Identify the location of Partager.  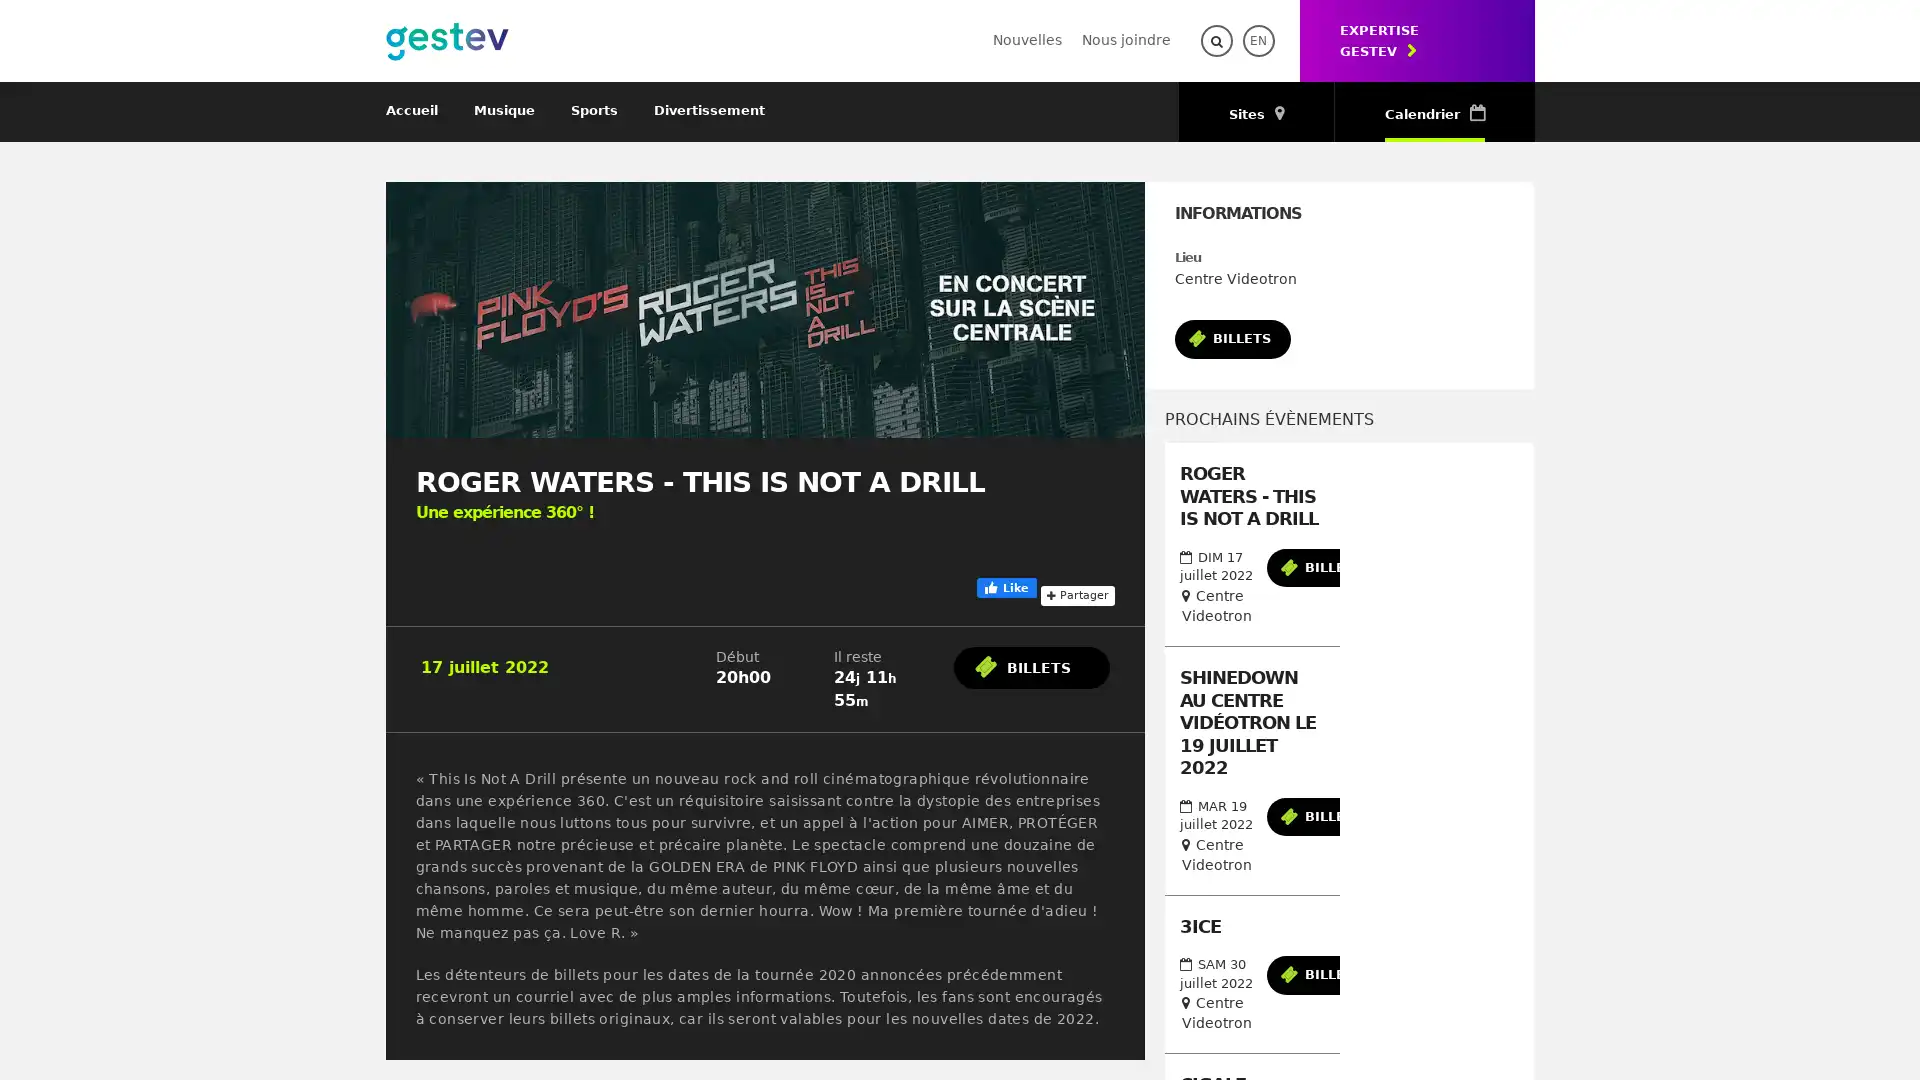
(1075, 593).